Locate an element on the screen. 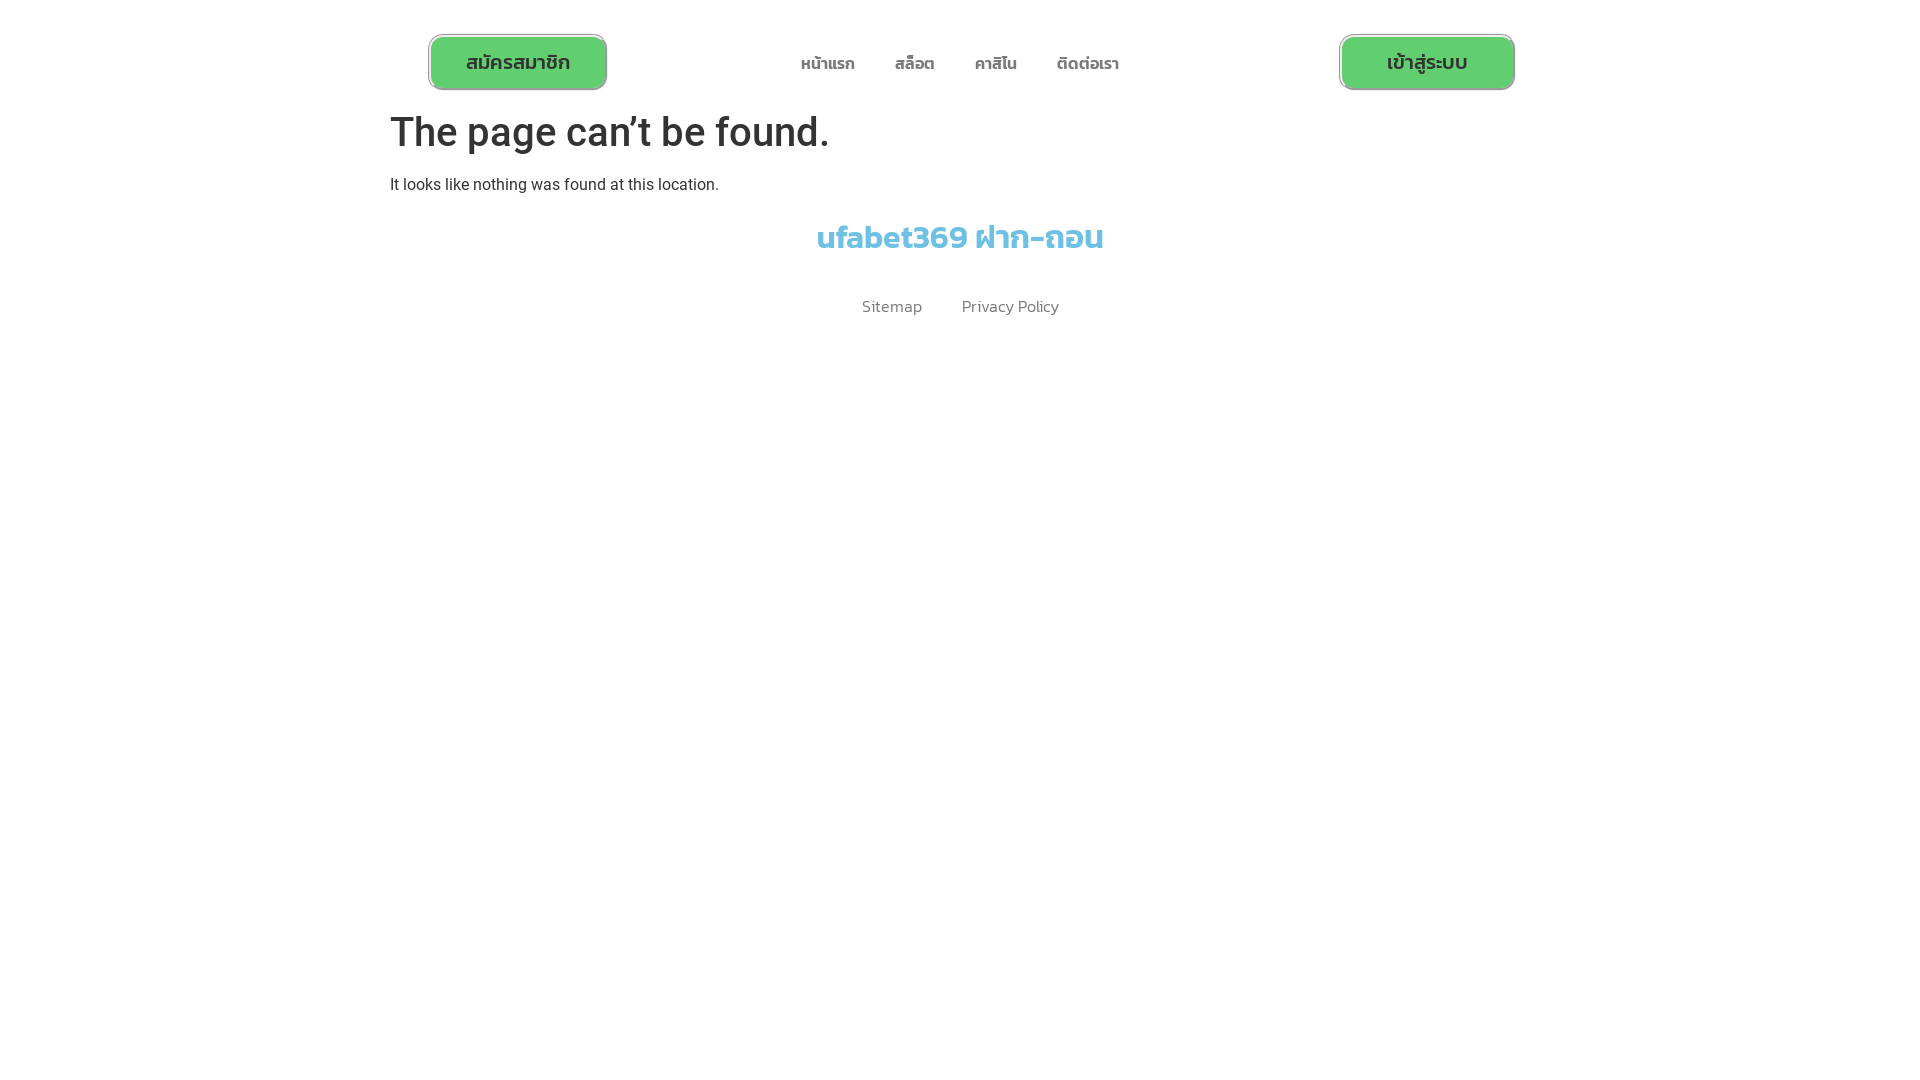  'Privacy Policy' is located at coordinates (1010, 306).